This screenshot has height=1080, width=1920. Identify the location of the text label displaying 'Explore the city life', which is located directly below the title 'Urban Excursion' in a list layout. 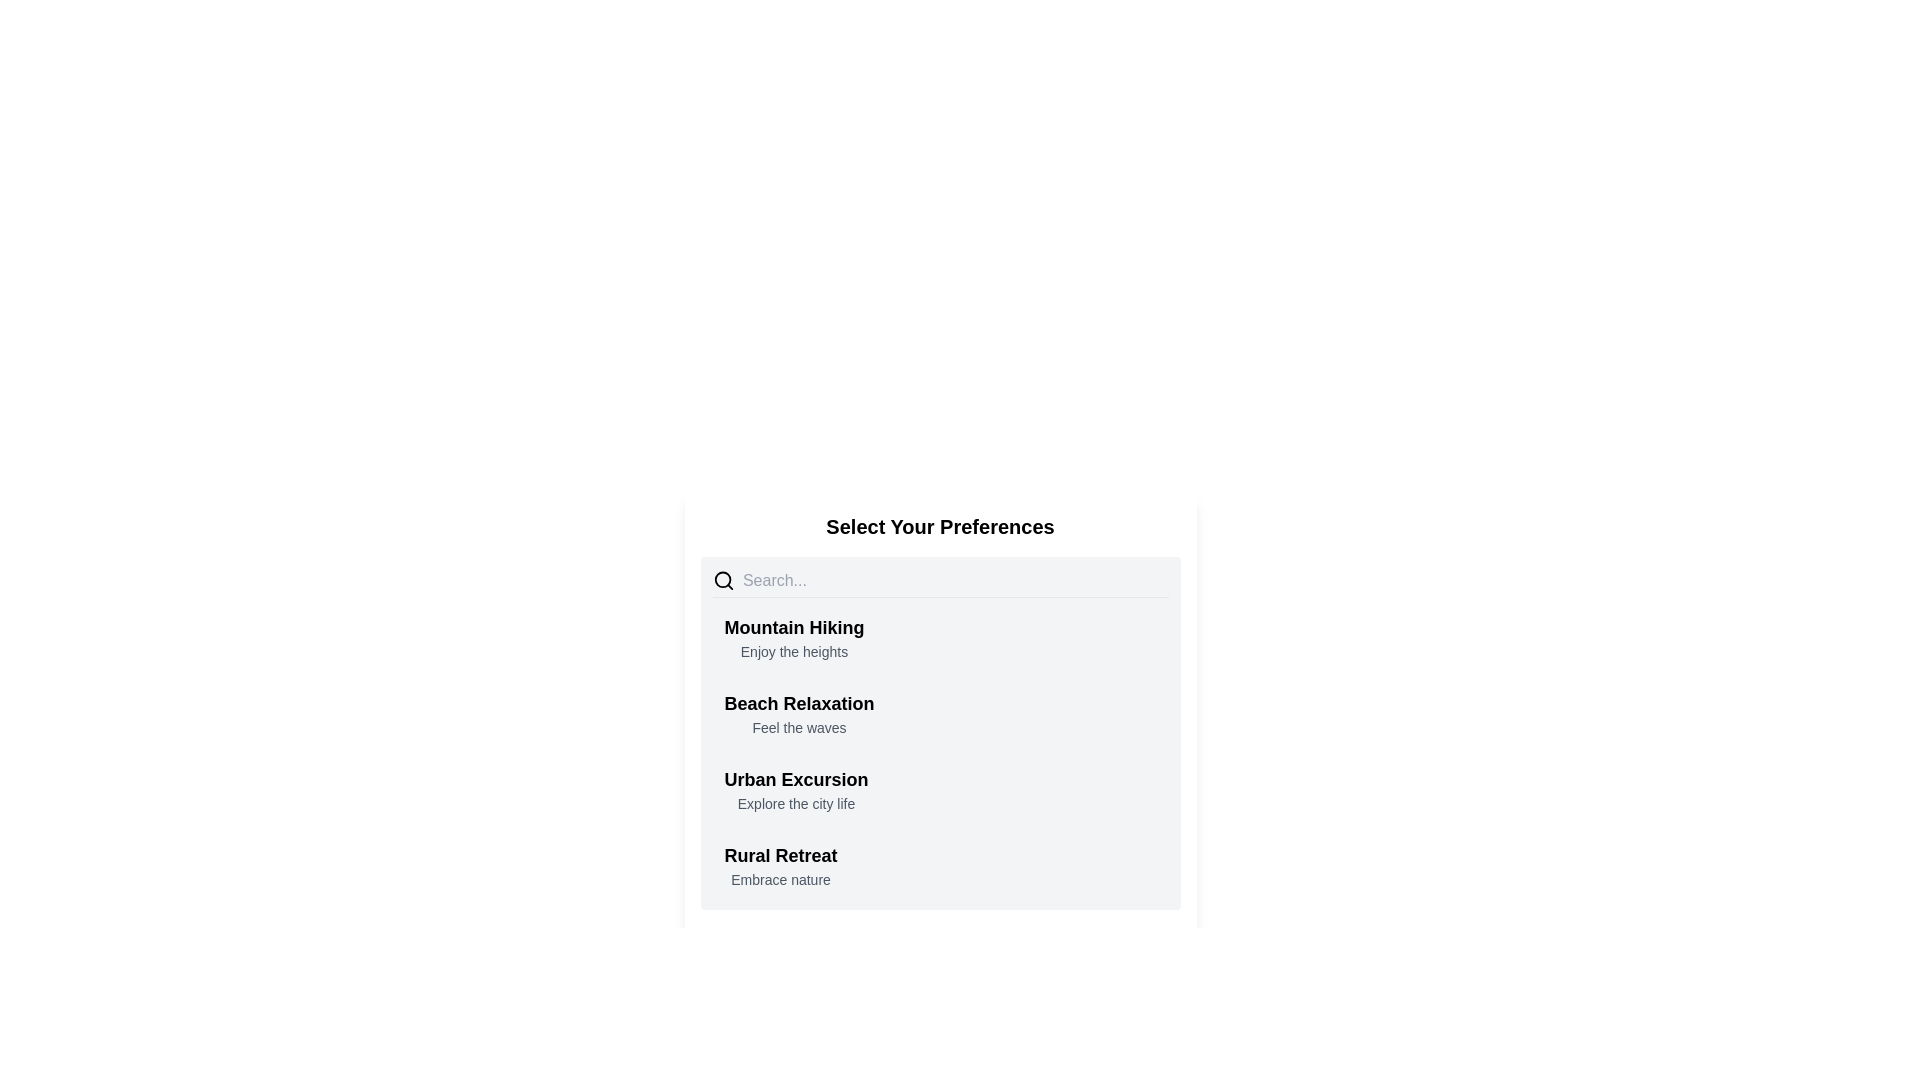
(795, 802).